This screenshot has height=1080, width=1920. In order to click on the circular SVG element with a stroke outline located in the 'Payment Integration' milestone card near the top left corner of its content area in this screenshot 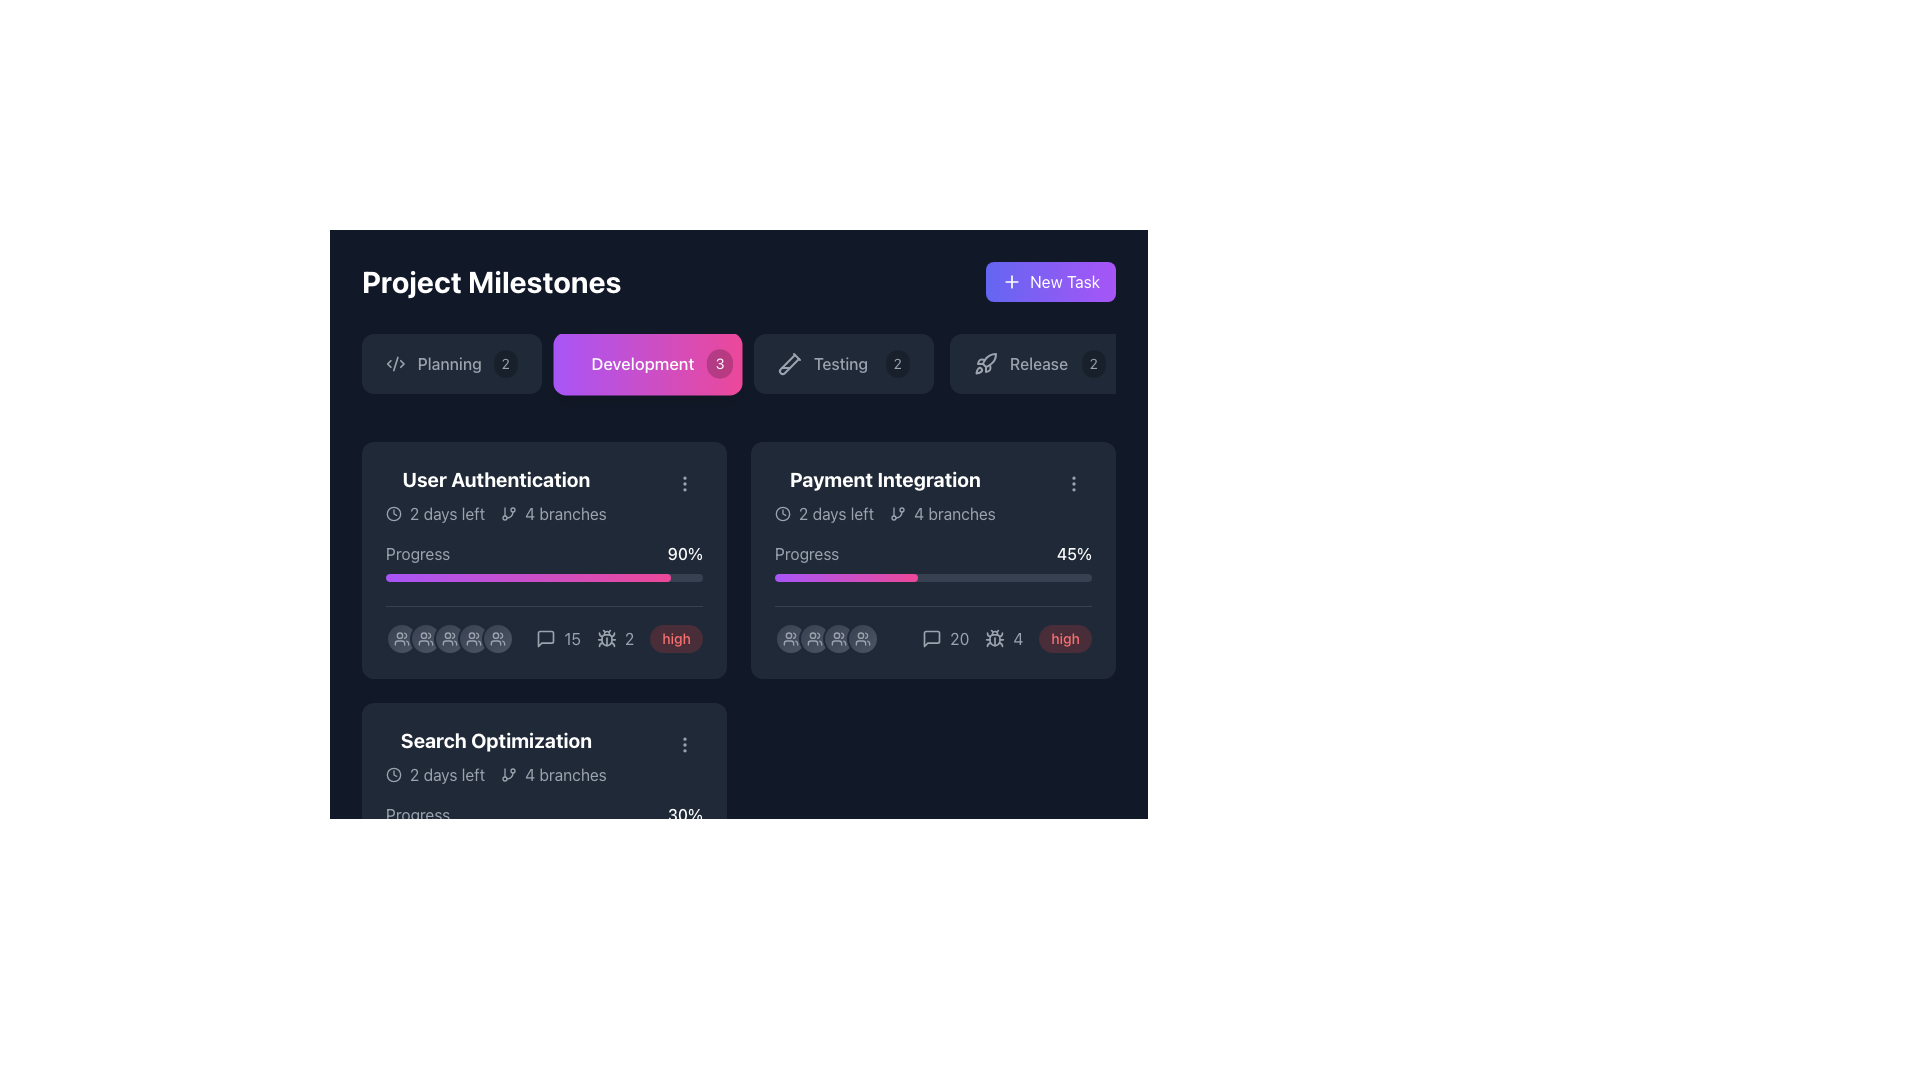, I will do `click(781, 512)`.